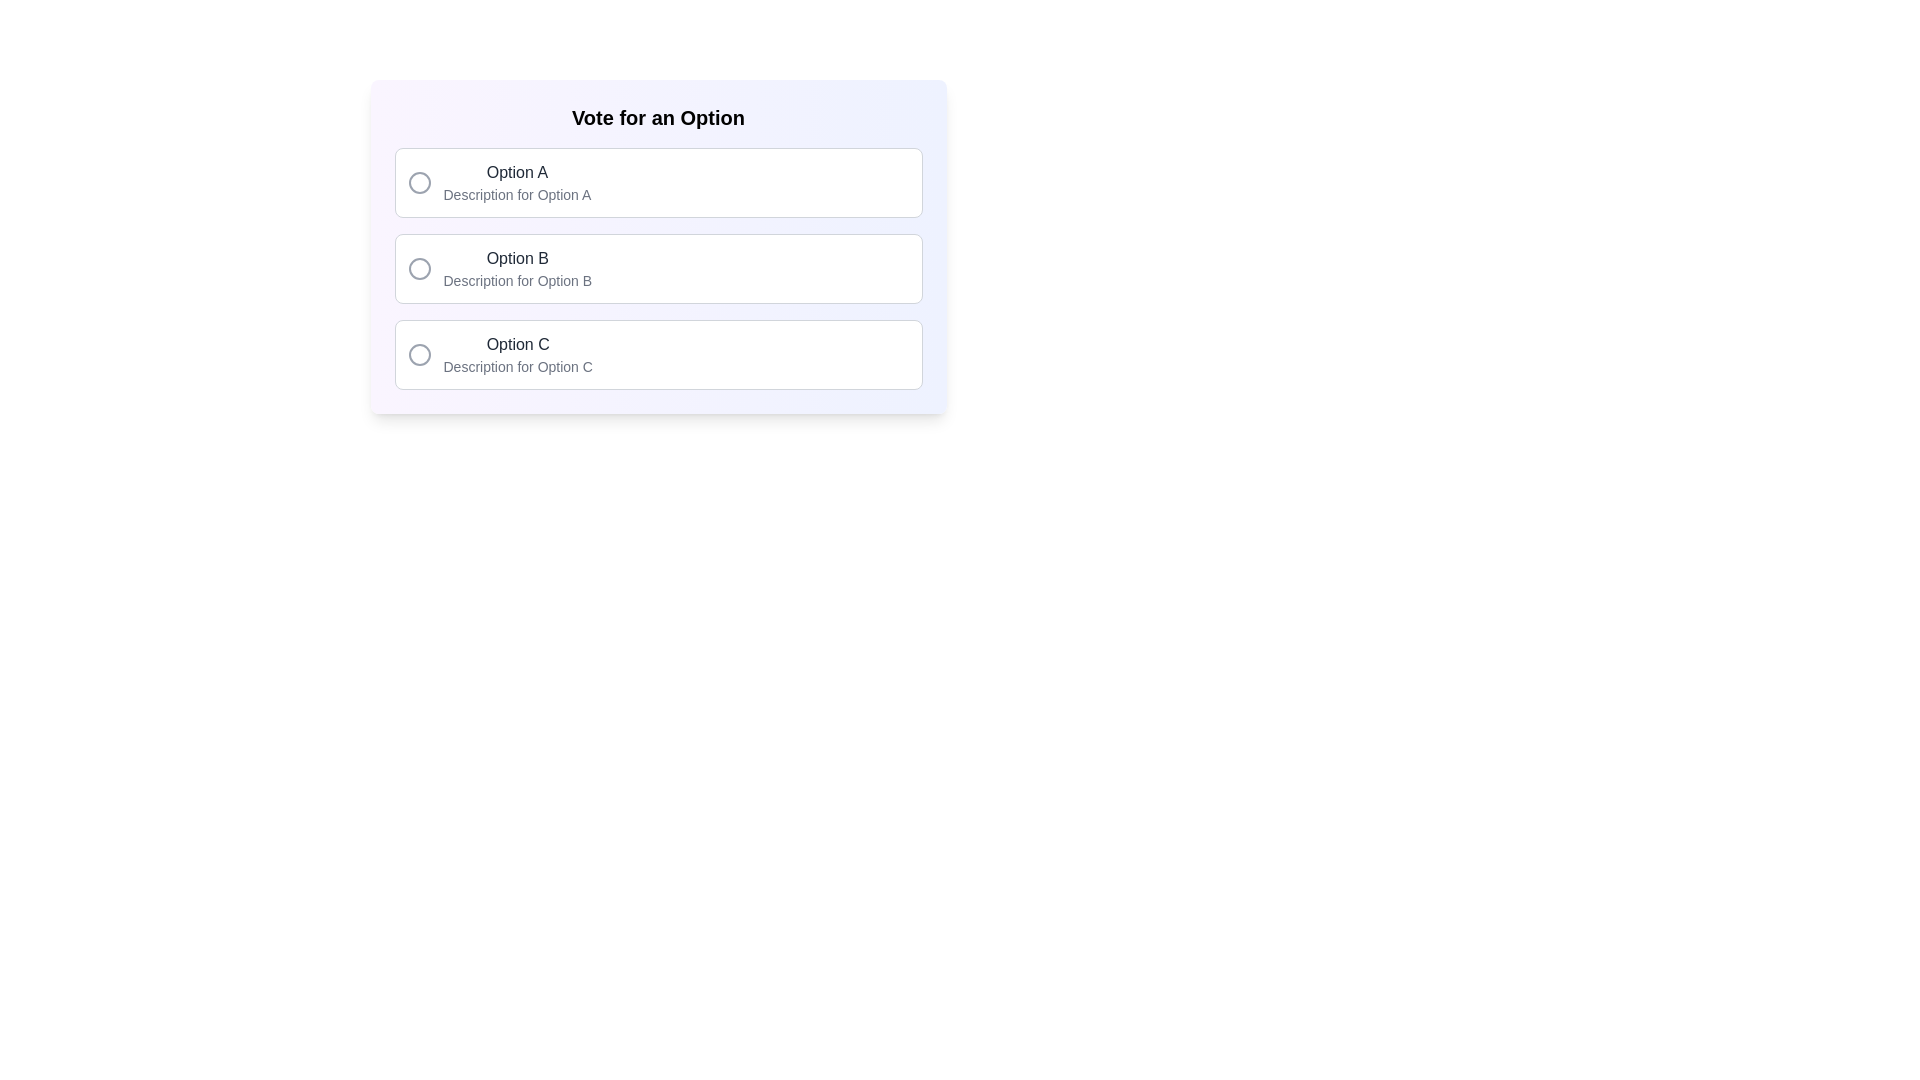  What do you see at coordinates (517, 268) in the screenshot?
I see `the 'Option B' text label, which consists of two lines: 'Option B' in bold dark gray and 'Description for Option B' in smaller light gray, positioned in the list of selectable items` at bounding box center [517, 268].